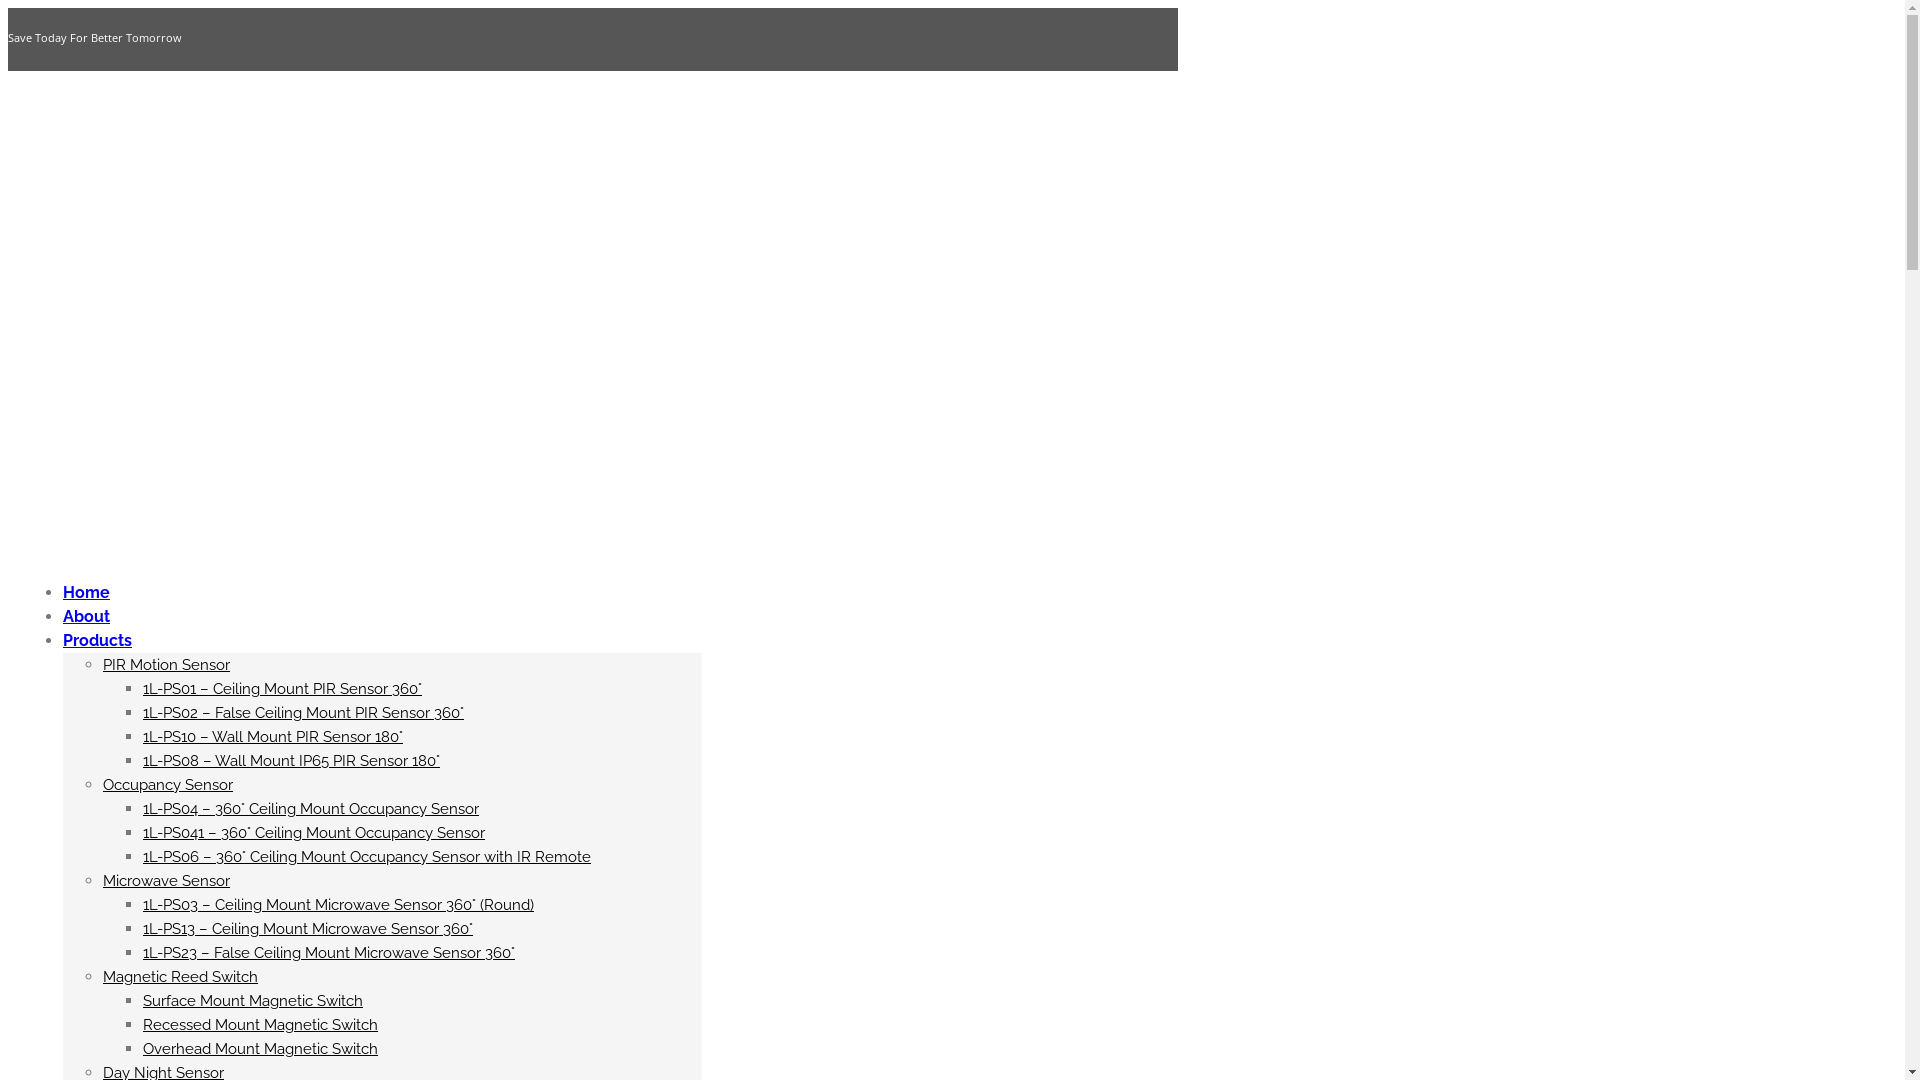 The image size is (1920, 1080). What do you see at coordinates (166, 879) in the screenshot?
I see `'Microwave Sensor'` at bounding box center [166, 879].